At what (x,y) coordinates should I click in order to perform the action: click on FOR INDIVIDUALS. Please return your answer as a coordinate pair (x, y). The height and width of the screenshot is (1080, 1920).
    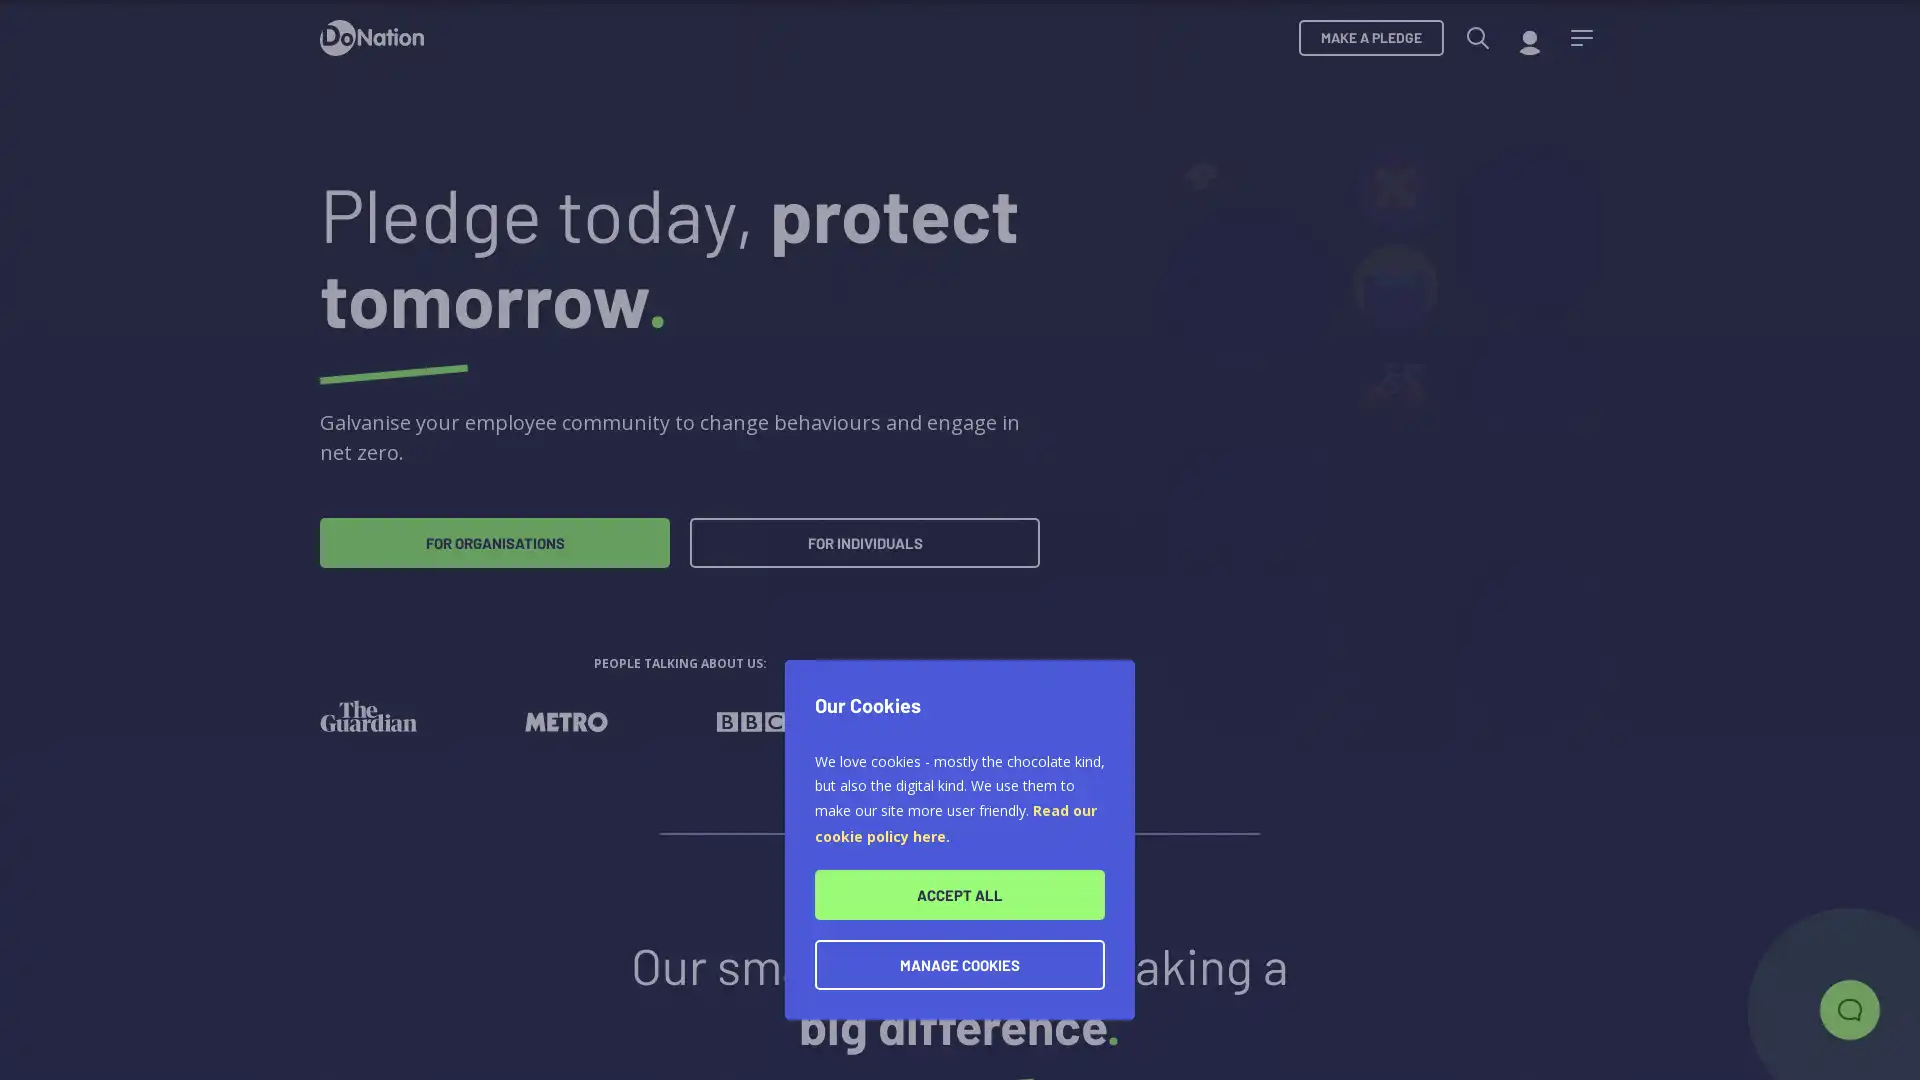
    Looking at the image, I should click on (864, 543).